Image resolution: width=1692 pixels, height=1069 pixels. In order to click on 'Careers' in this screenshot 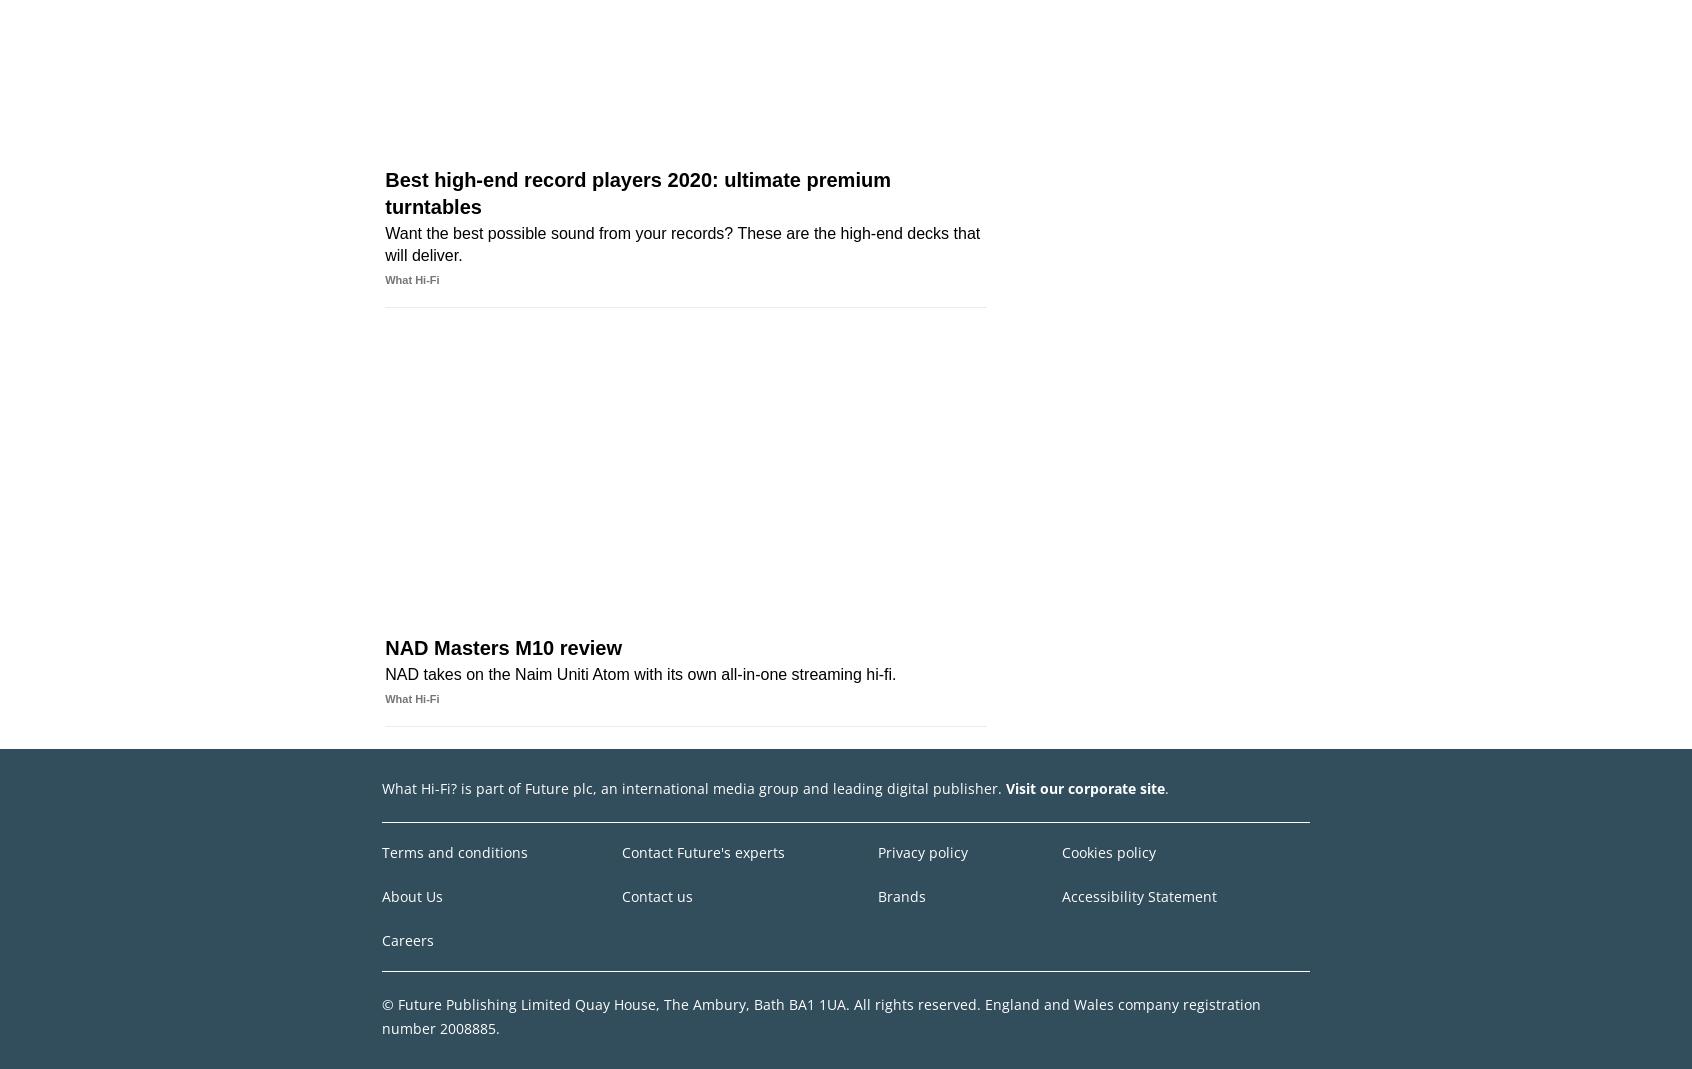, I will do `click(407, 938)`.